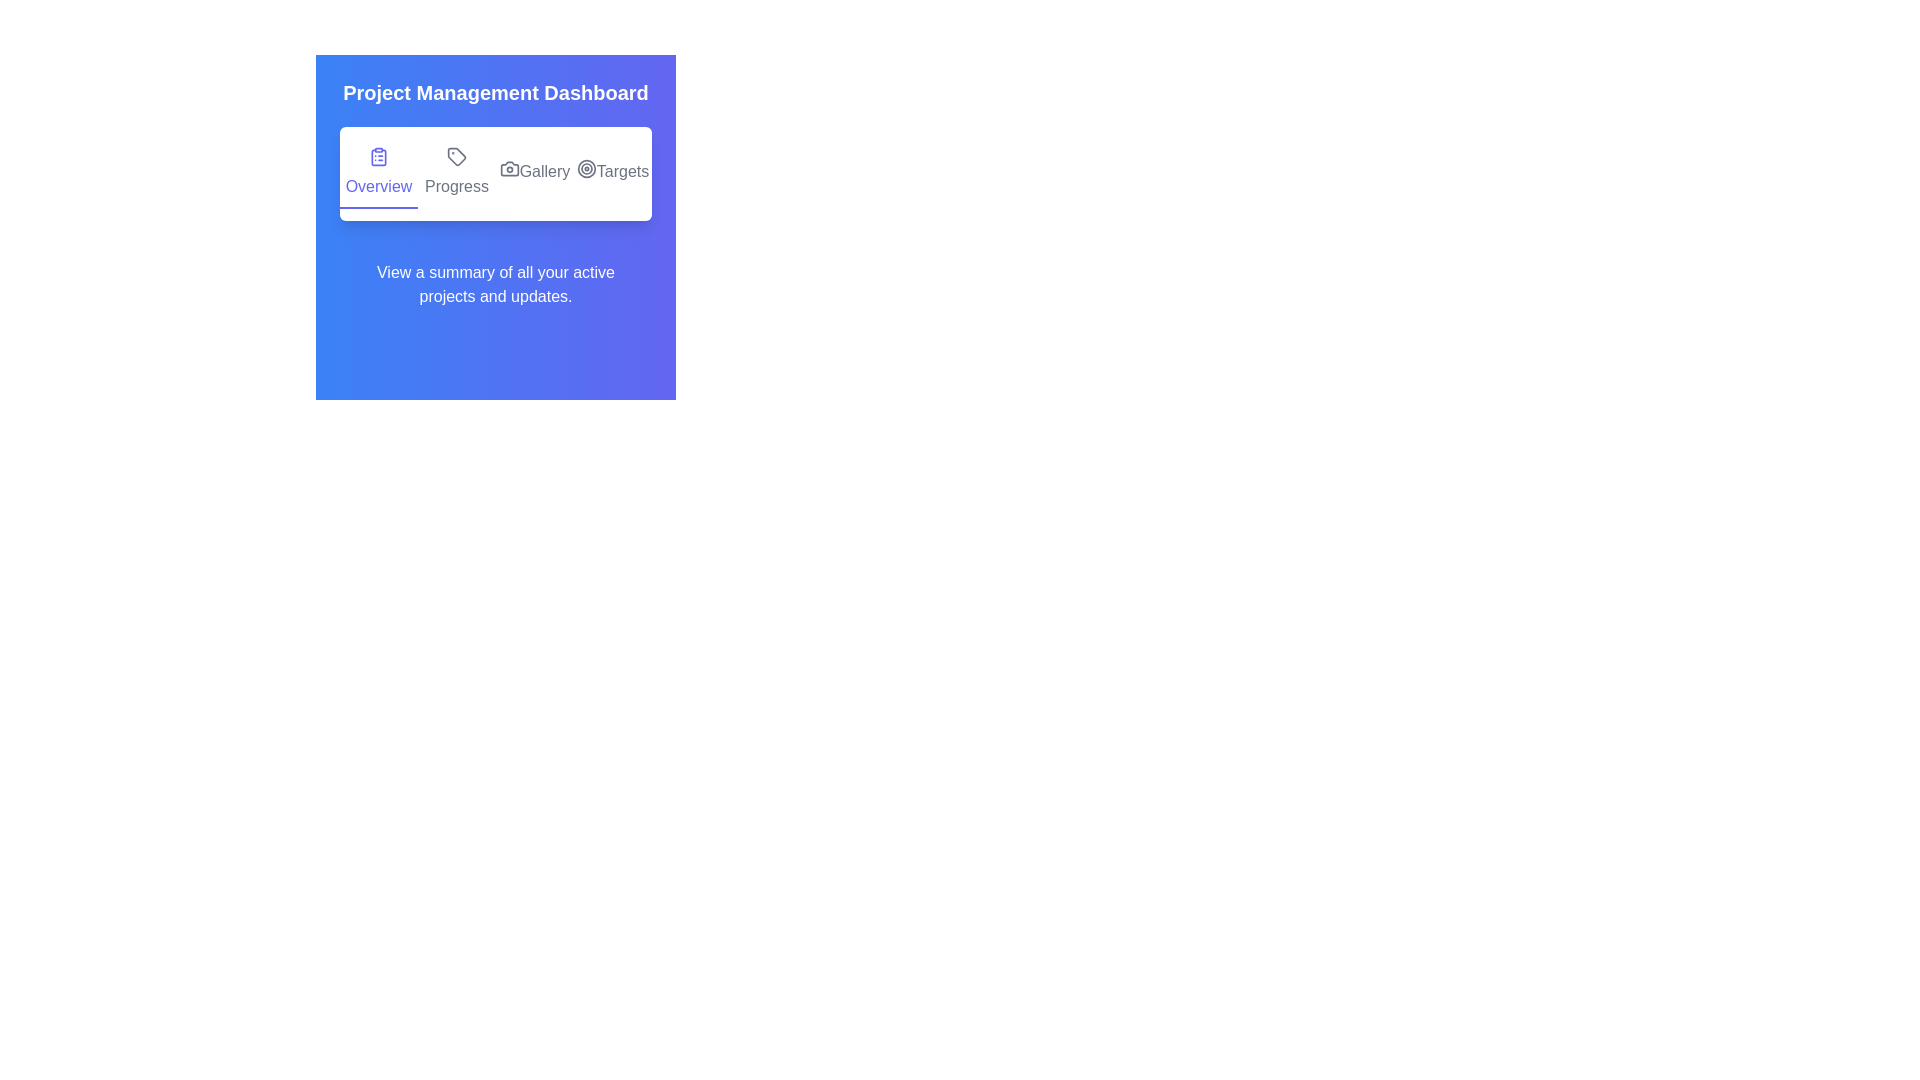 This screenshot has width=1920, height=1080. Describe the element at coordinates (612, 172) in the screenshot. I see `the tab corresponding to Targets` at that location.